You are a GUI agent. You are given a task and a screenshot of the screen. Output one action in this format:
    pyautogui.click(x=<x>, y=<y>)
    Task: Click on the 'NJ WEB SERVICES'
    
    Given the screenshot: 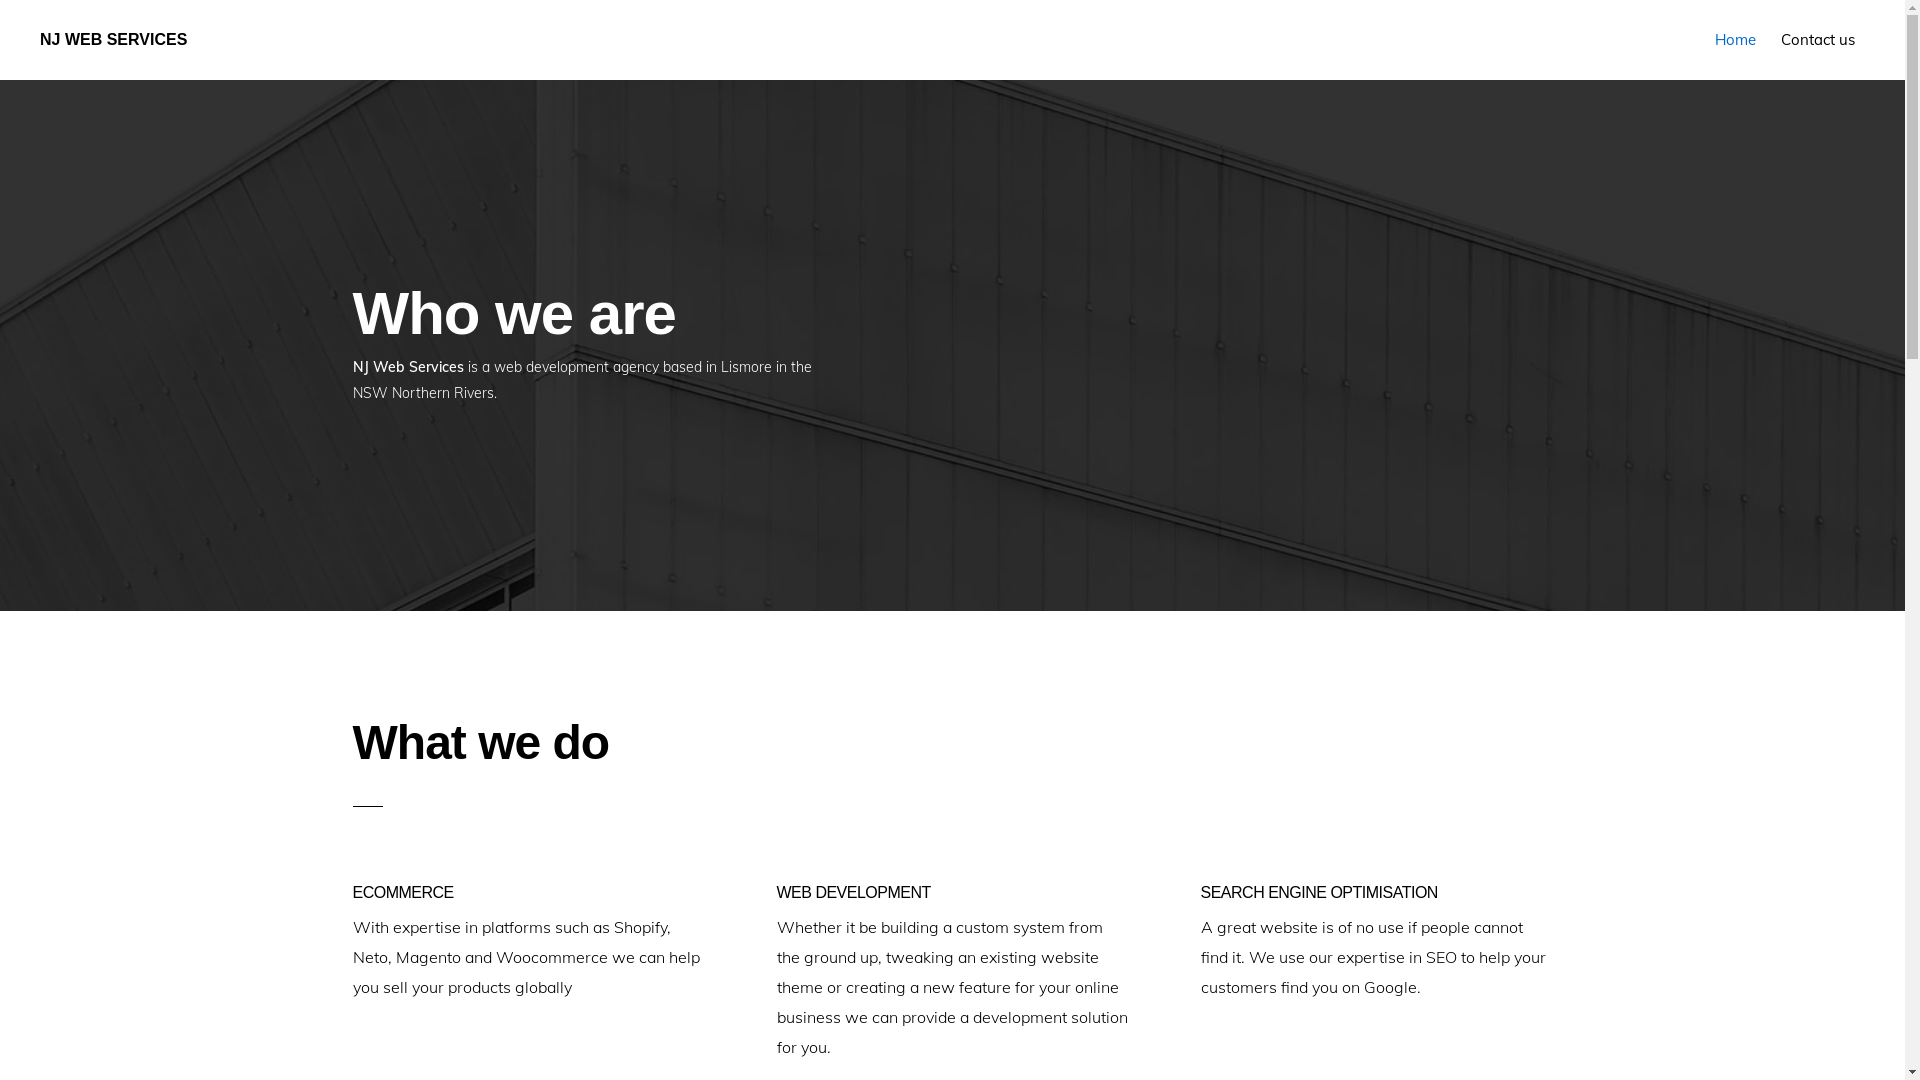 What is the action you would take?
    pyautogui.click(x=39, y=39)
    